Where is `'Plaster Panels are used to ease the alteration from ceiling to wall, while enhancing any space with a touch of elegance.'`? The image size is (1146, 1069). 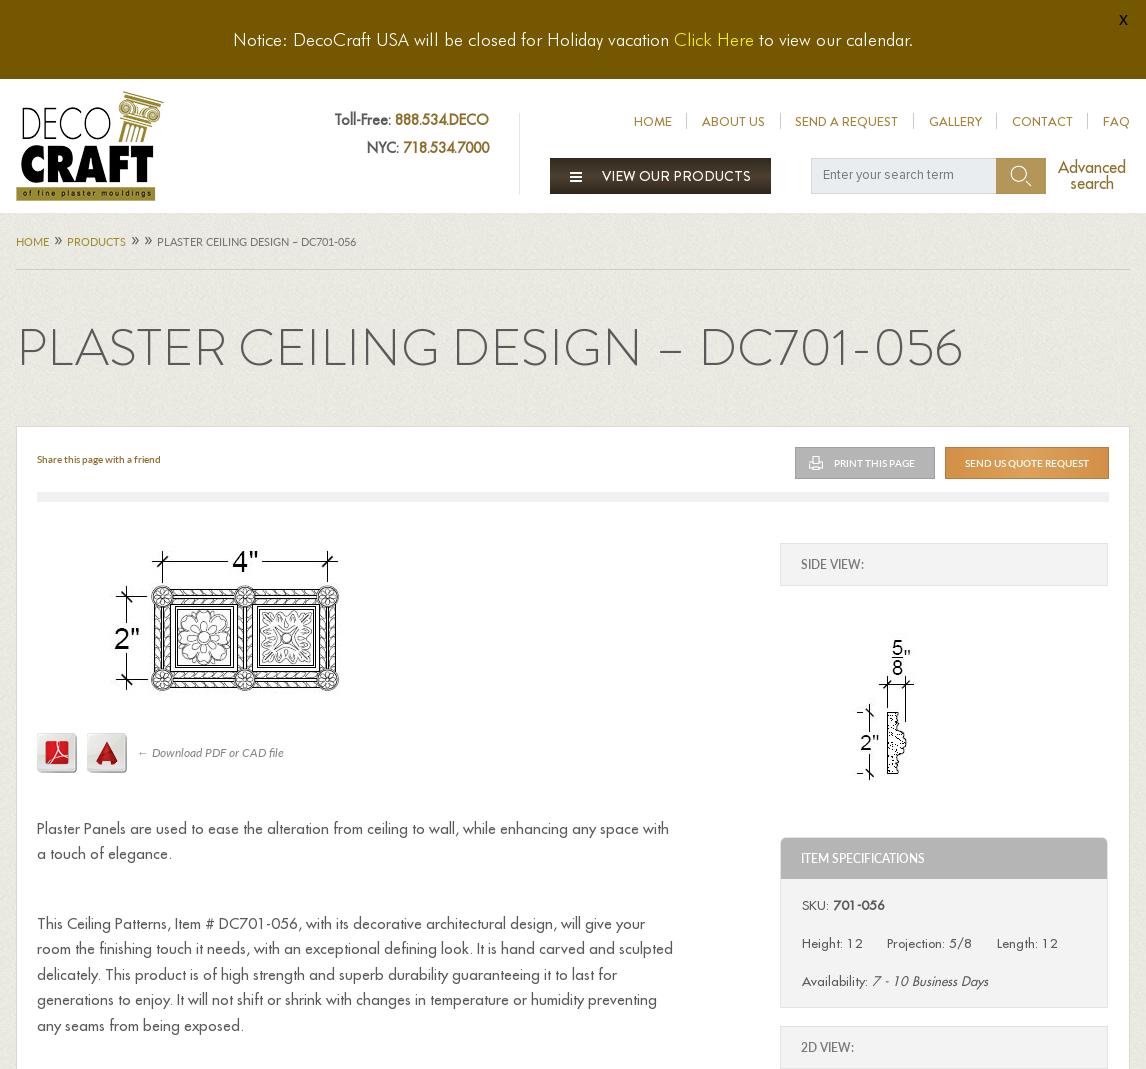 'Plaster Panels are used to ease the alteration from ceiling to wall, while enhancing any space with a touch of elegance.' is located at coordinates (351, 841).